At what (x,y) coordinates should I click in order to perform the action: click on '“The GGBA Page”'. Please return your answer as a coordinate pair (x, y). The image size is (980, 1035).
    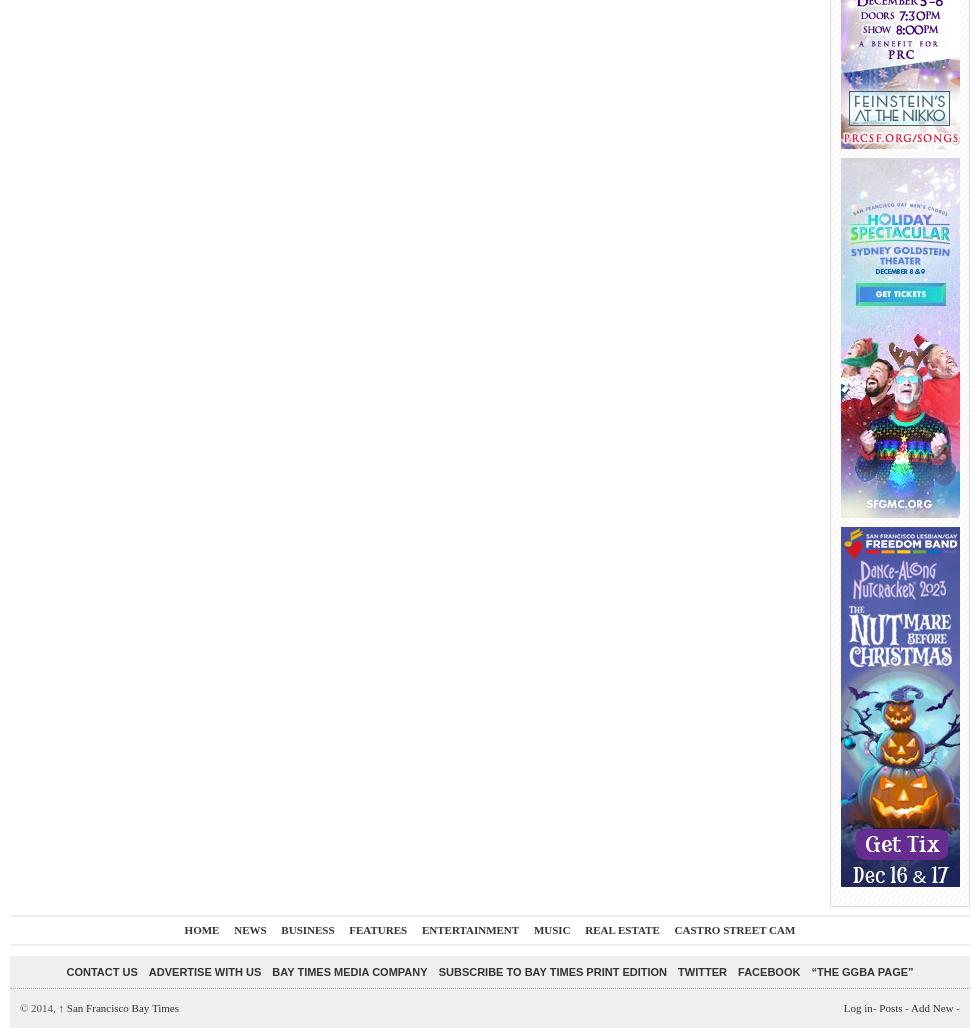
    Looking at the image, I should click on (862, 970).